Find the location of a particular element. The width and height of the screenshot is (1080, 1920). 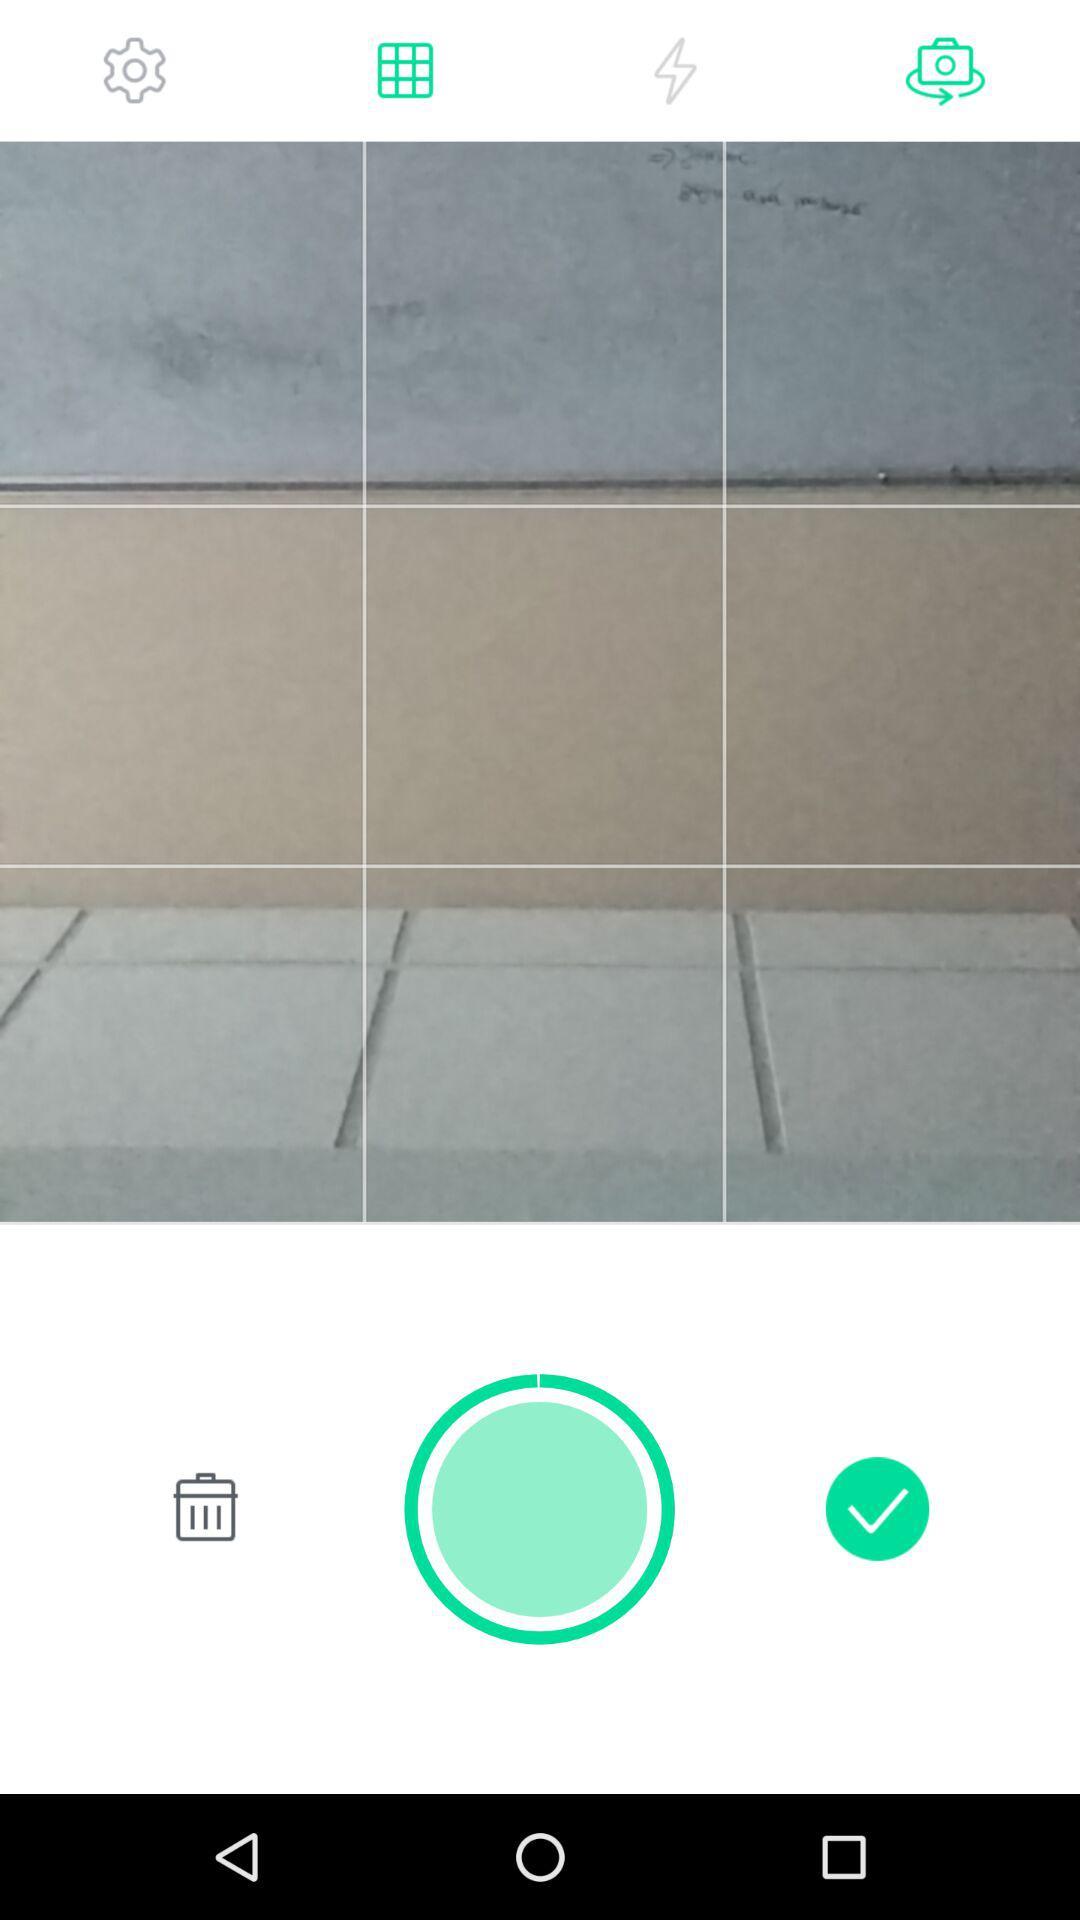

flash is located at coordinates (675, 70).